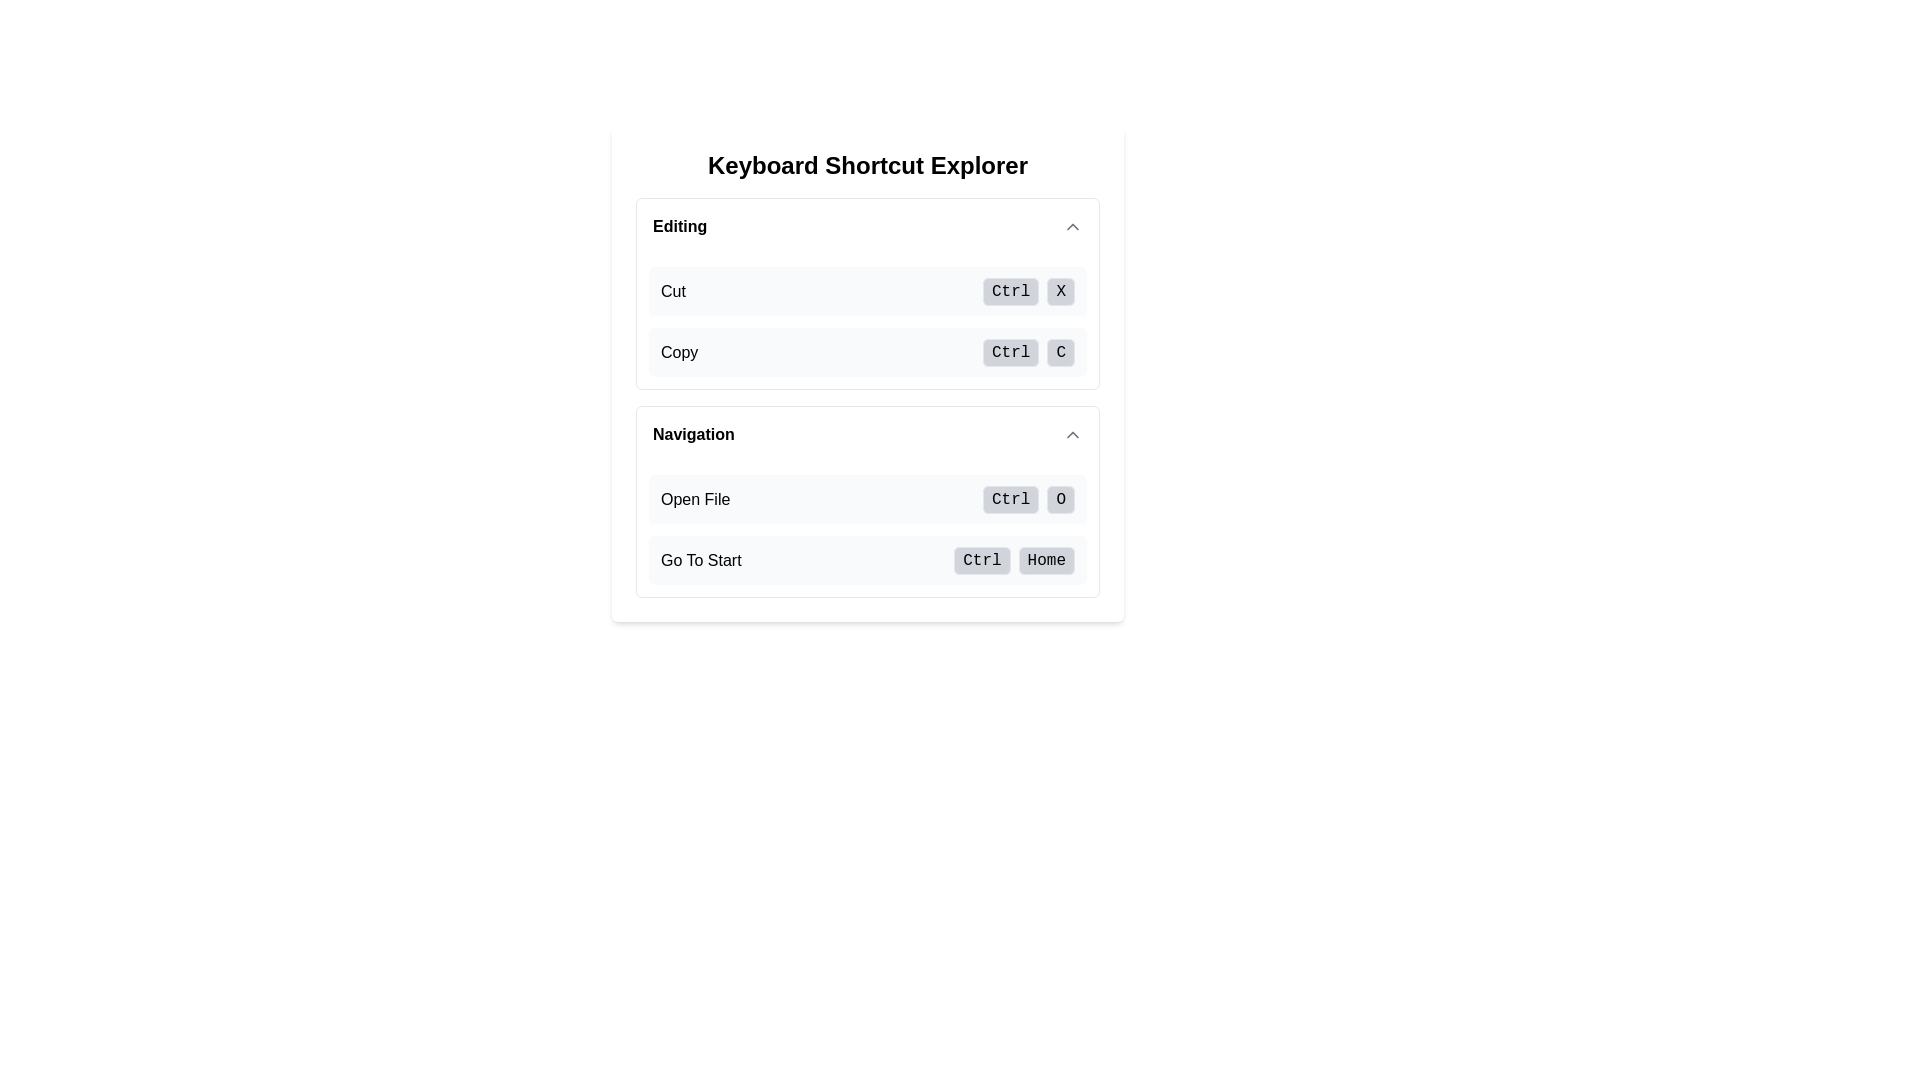 The height and width of the screenshot is (1080, 1920). Describe the element at coordinates (1028, 351) in the screenshot. I see `the keyboard shortcut visual indicator element displaying 'Ctrl' and 'C' buttons, located in the 'Copy' section of the 'Editing' category` at that location.